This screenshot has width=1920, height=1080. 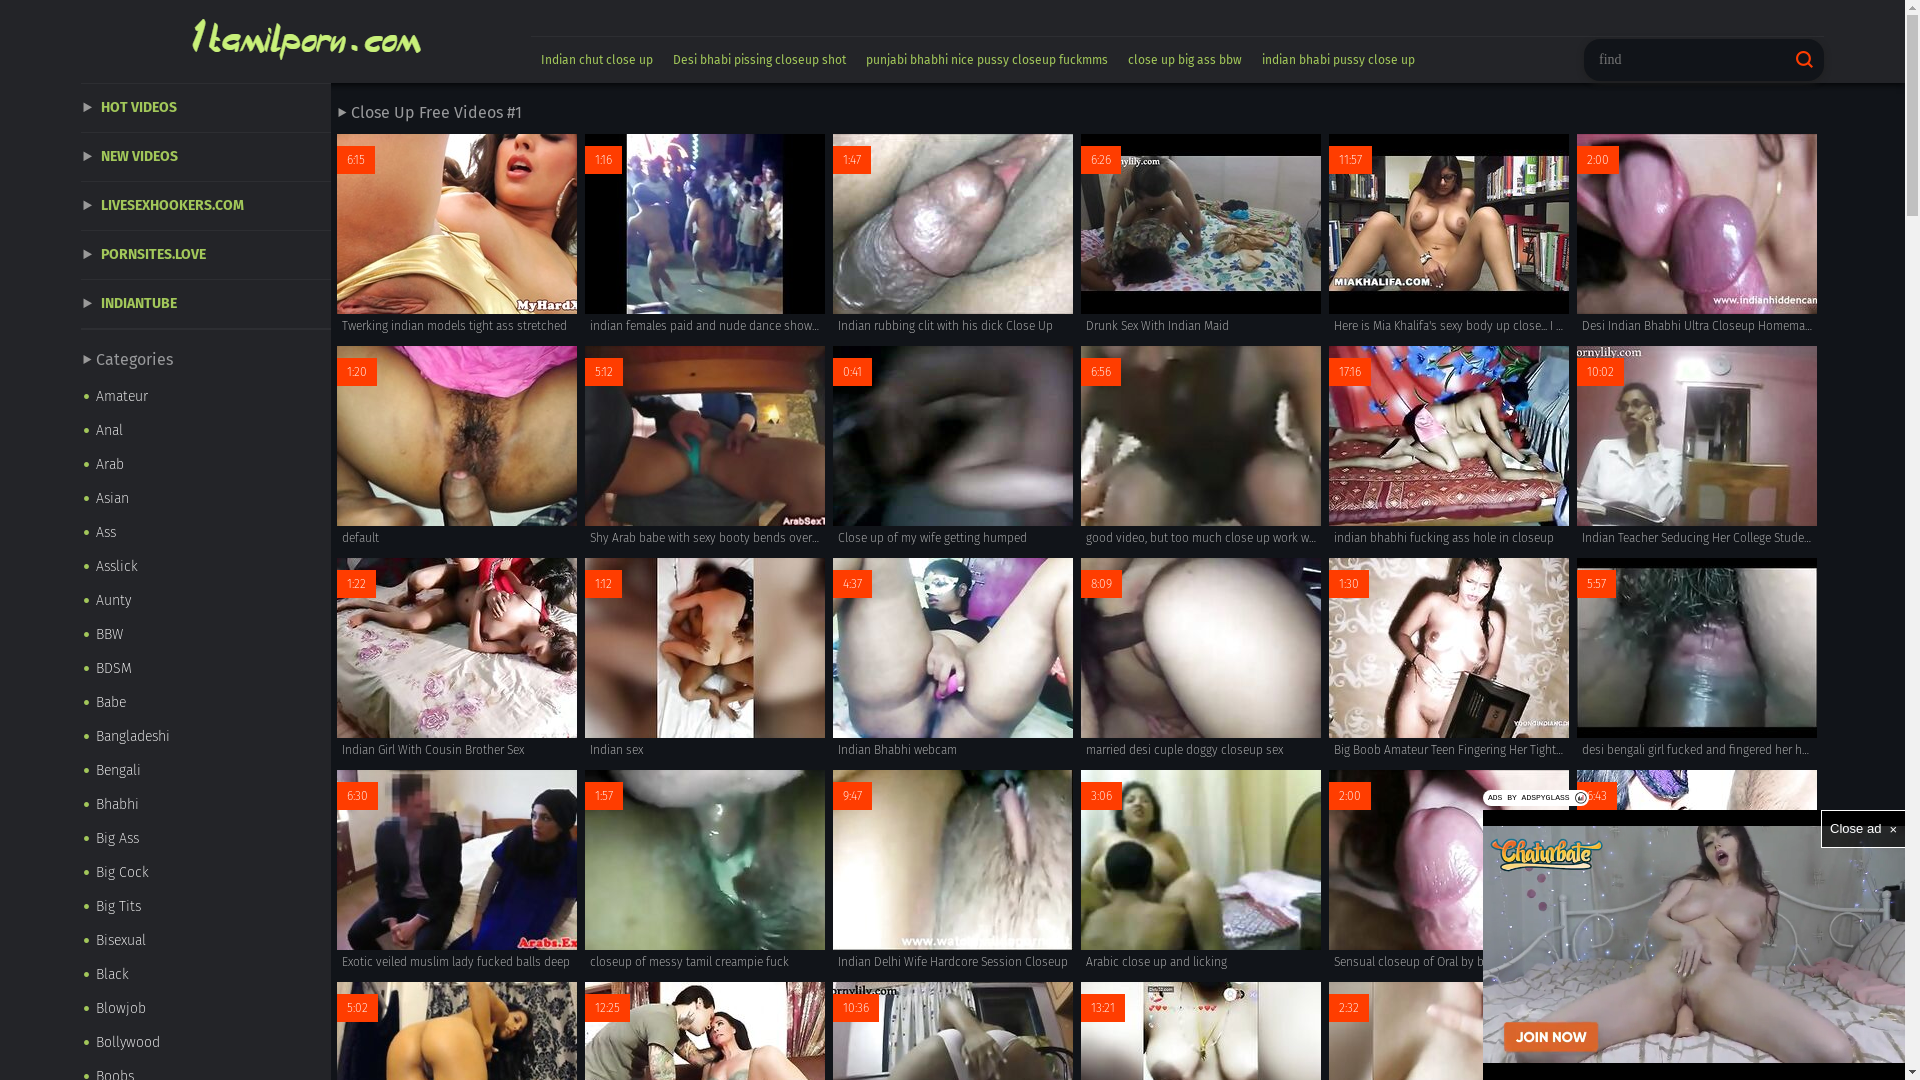 I want to click on '2:00, so click(x=1696, y=234).